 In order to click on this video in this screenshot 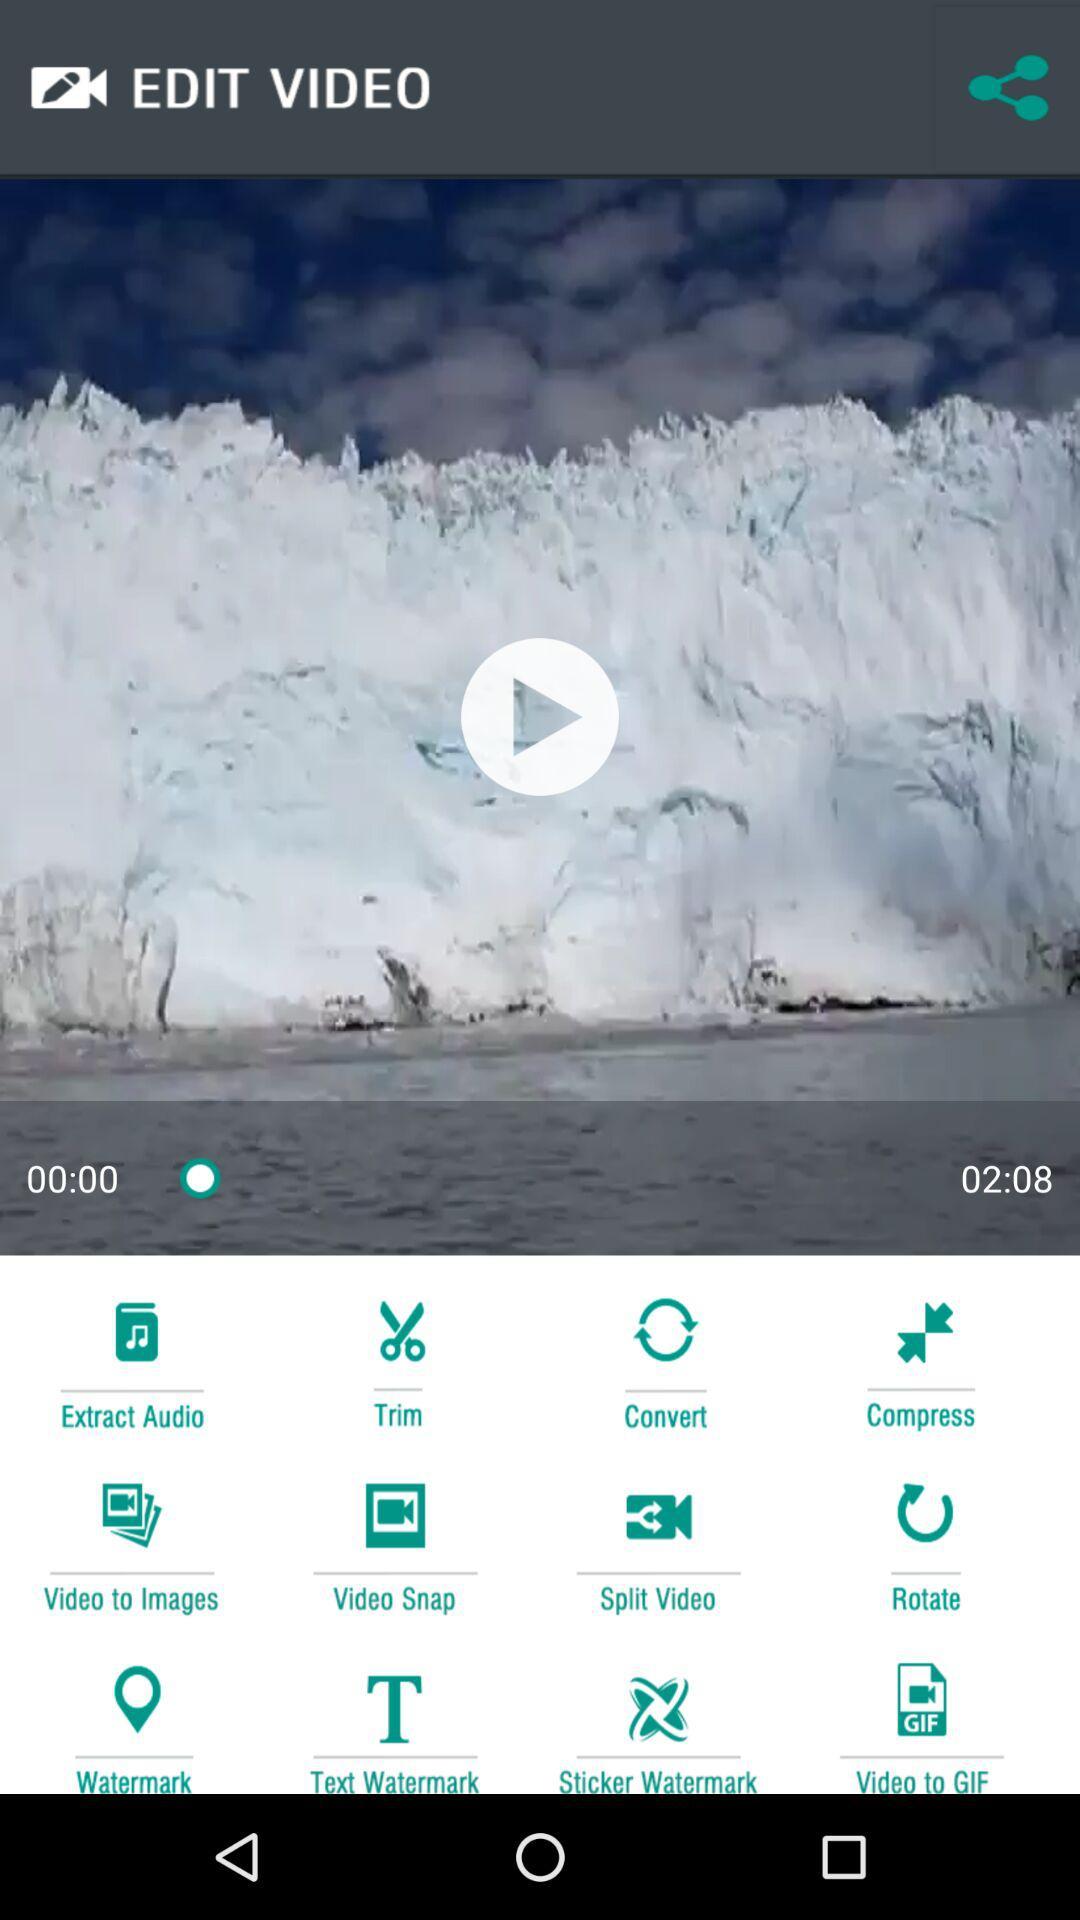, I will do `click(540, 716)`.